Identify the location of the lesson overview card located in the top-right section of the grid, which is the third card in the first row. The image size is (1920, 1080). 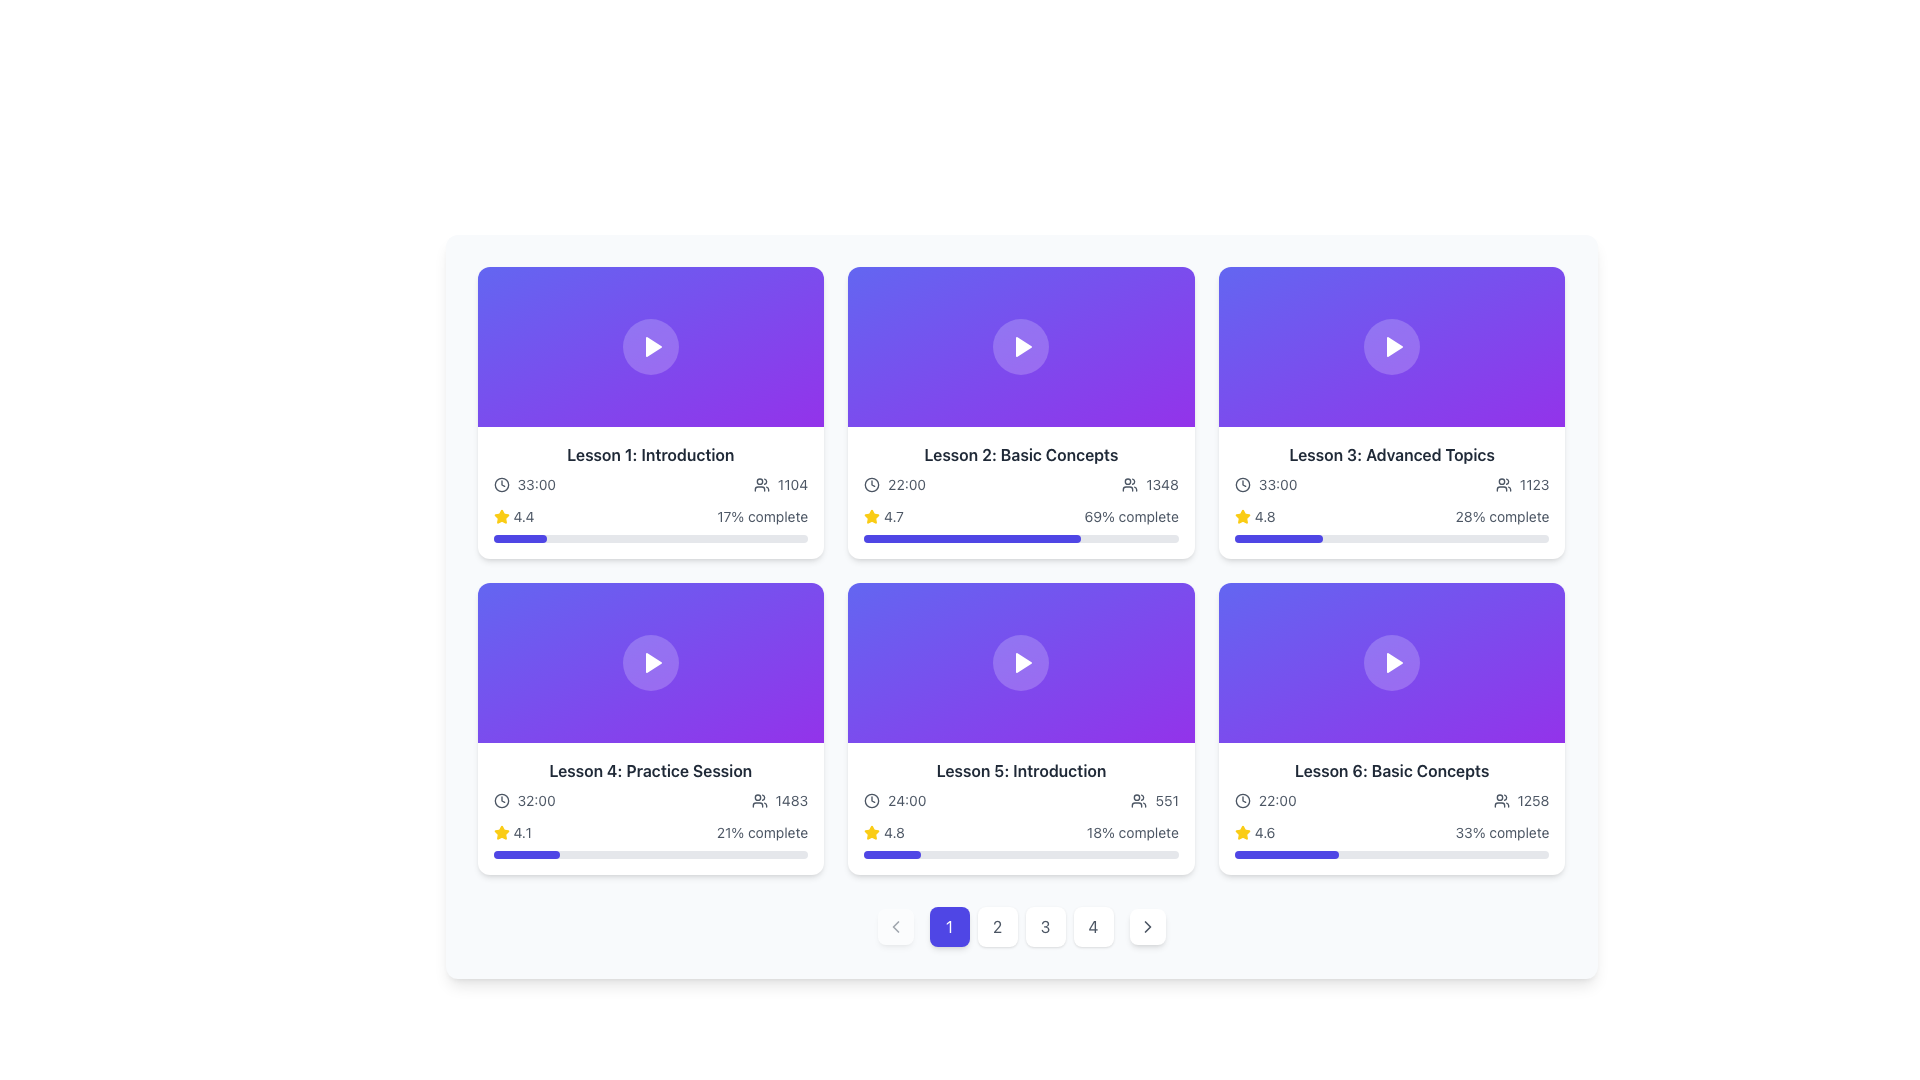
(1391, 493).